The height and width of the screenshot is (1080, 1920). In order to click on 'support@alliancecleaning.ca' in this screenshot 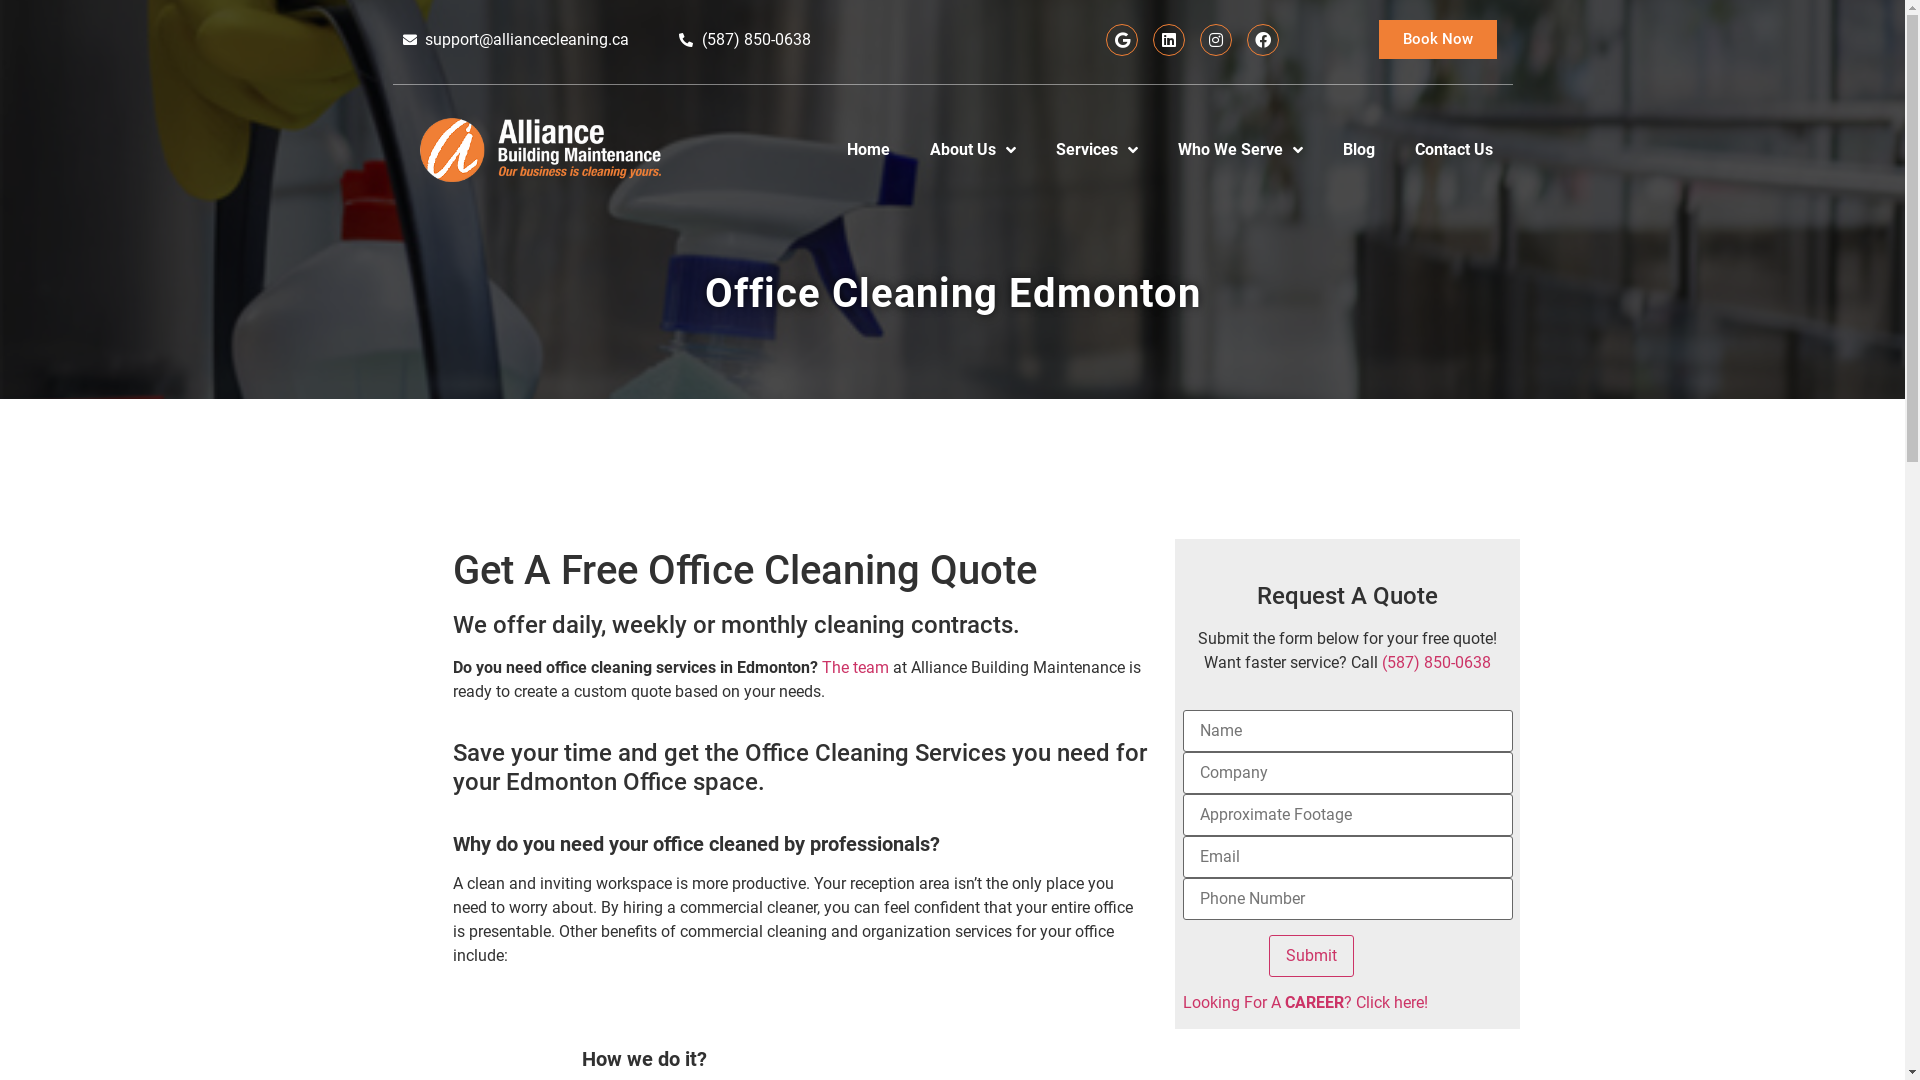, I will do `click(515, 39)`.